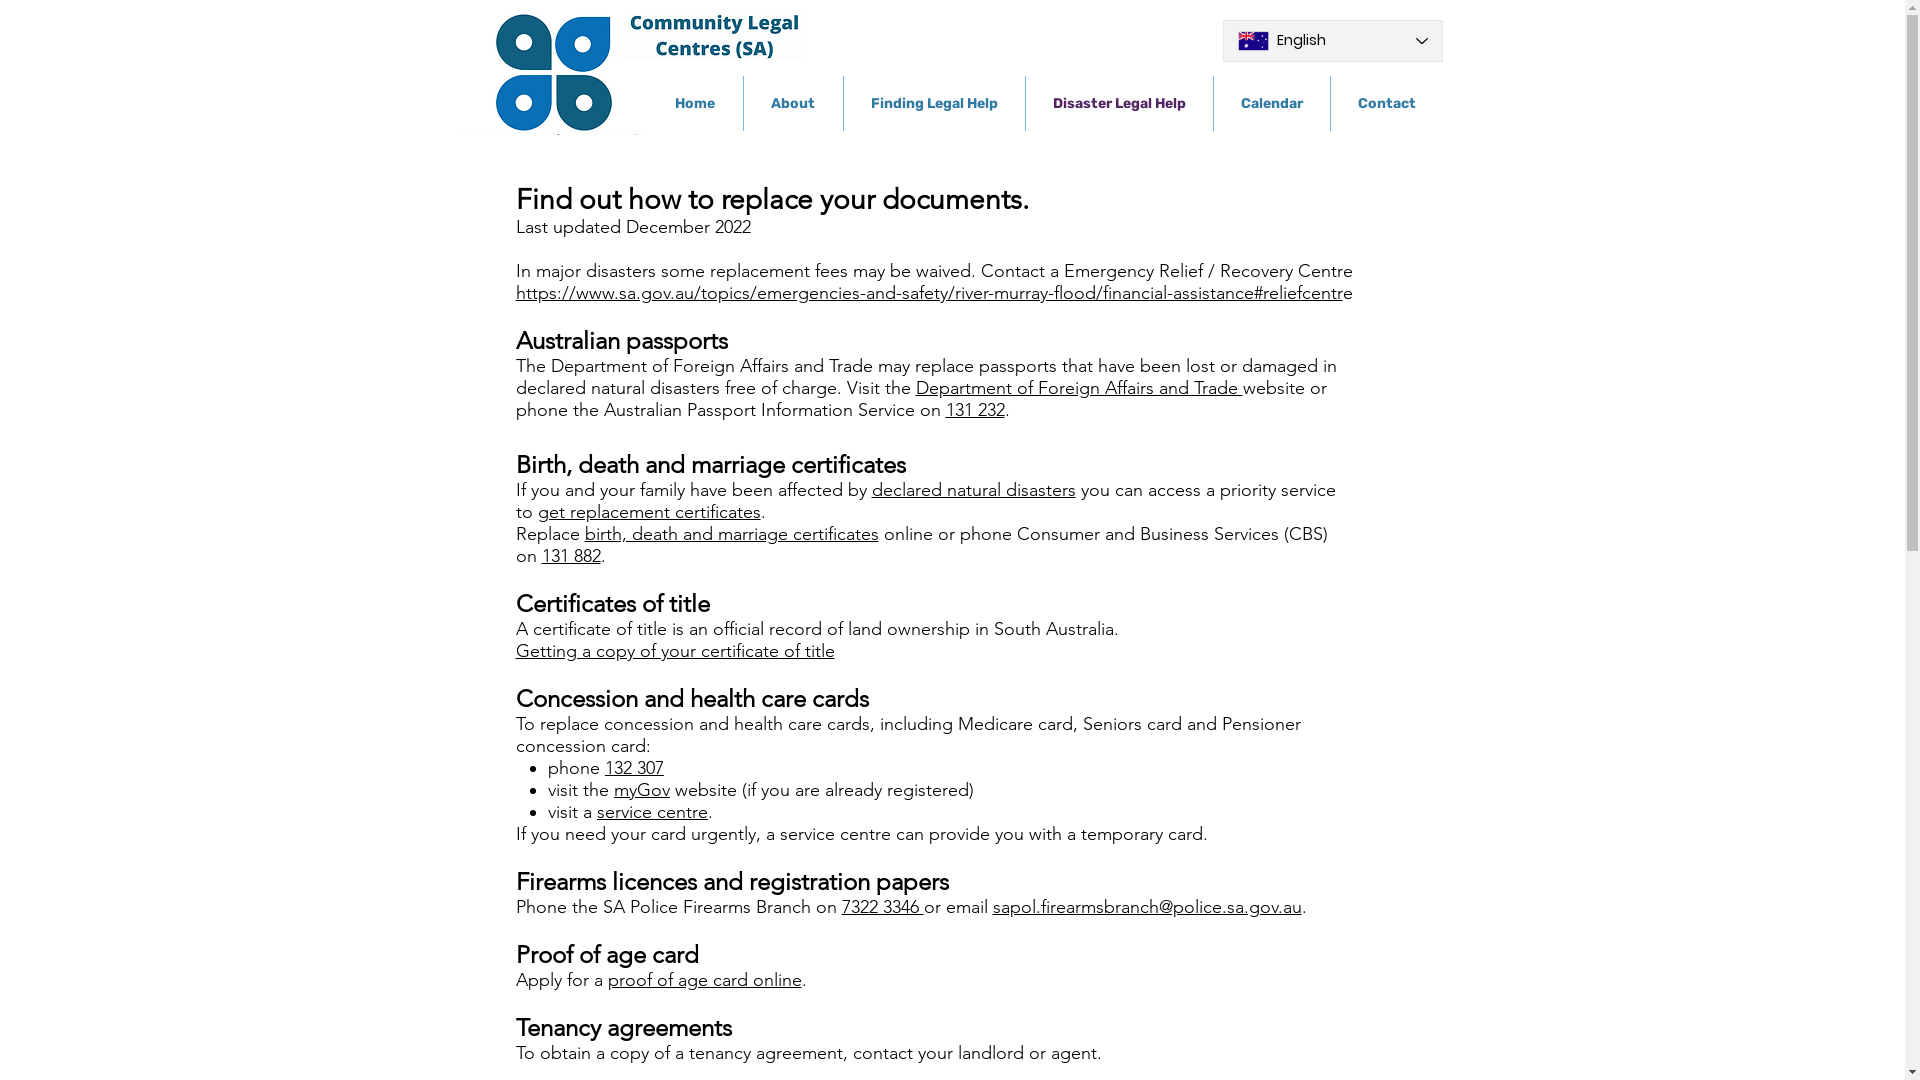 This screenshot has height=1080, width=1920. What do you see at coordinates (695, 103) in the screenshot?
I see `'Home'` at bounding box center [695, 103].